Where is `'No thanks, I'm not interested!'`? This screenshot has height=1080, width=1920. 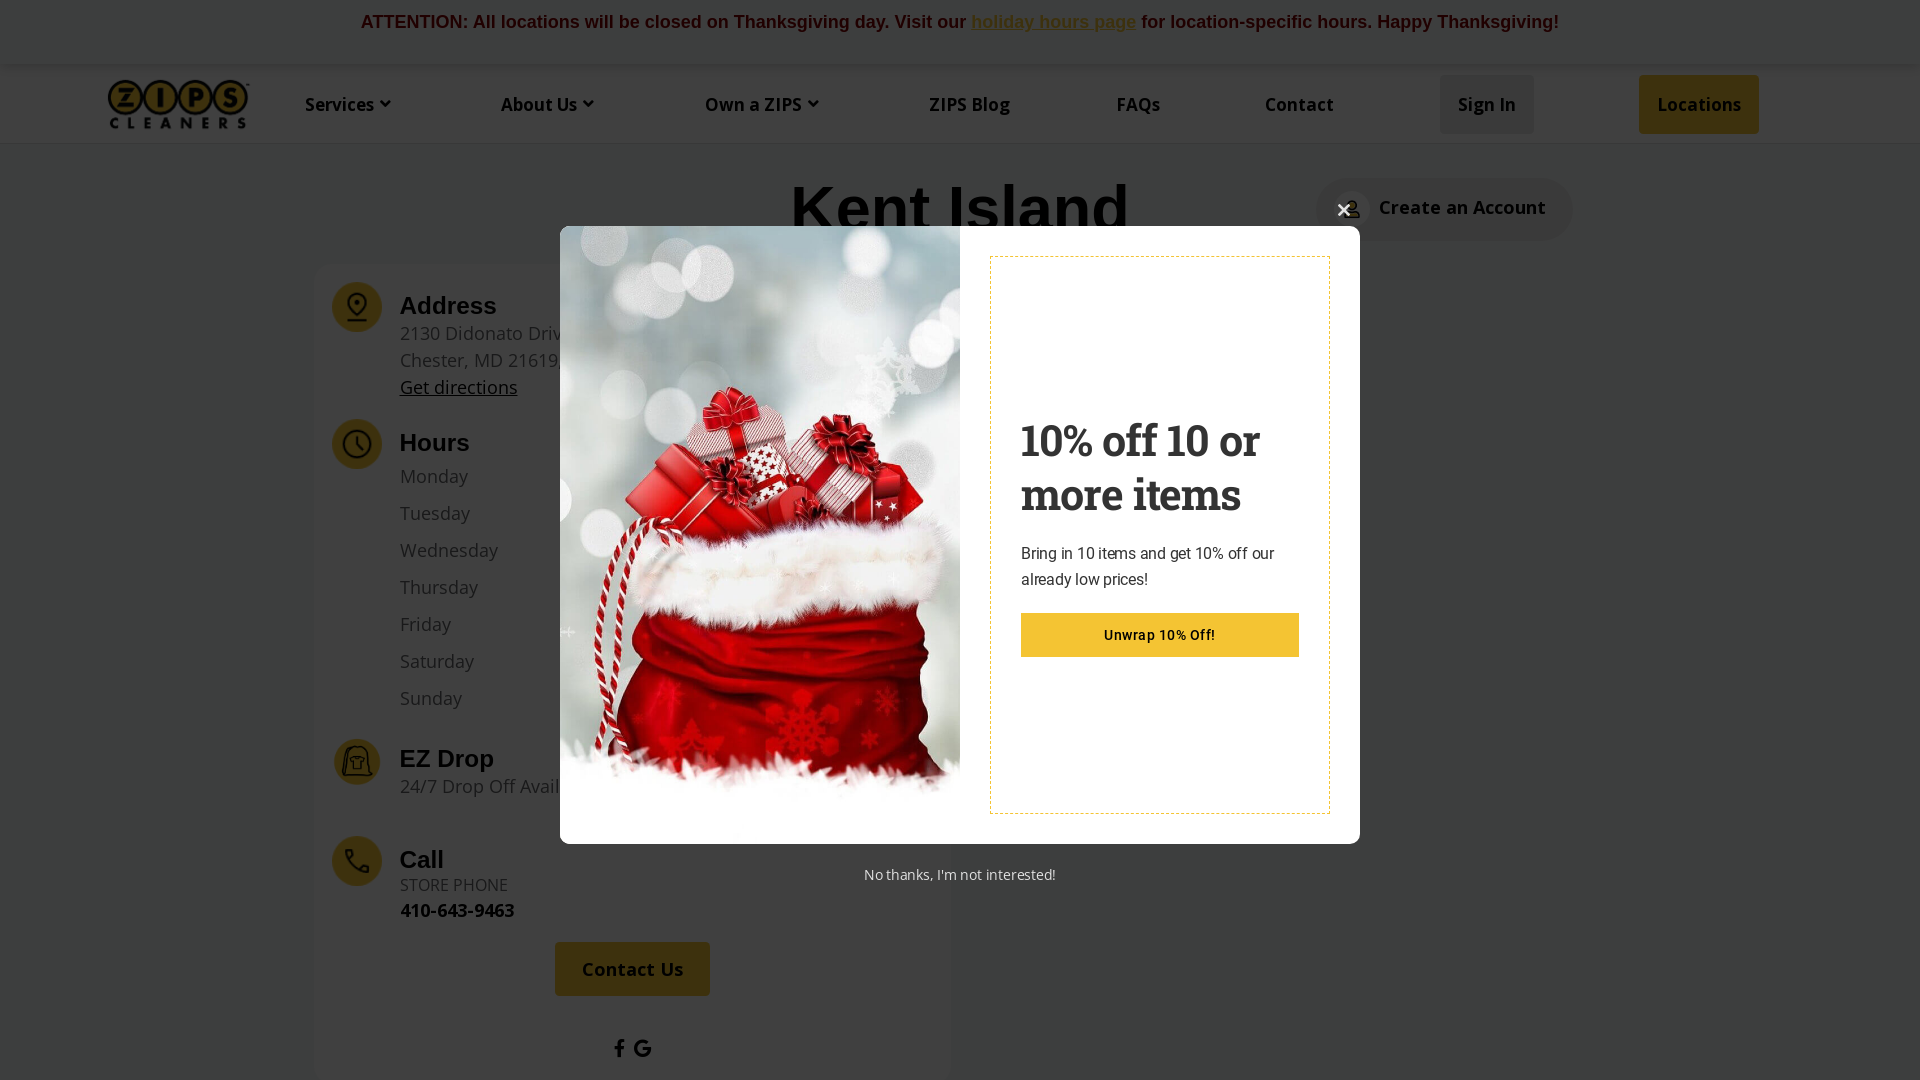
'No thanks, I'm not interested!' is located at coordinates (864, 873).